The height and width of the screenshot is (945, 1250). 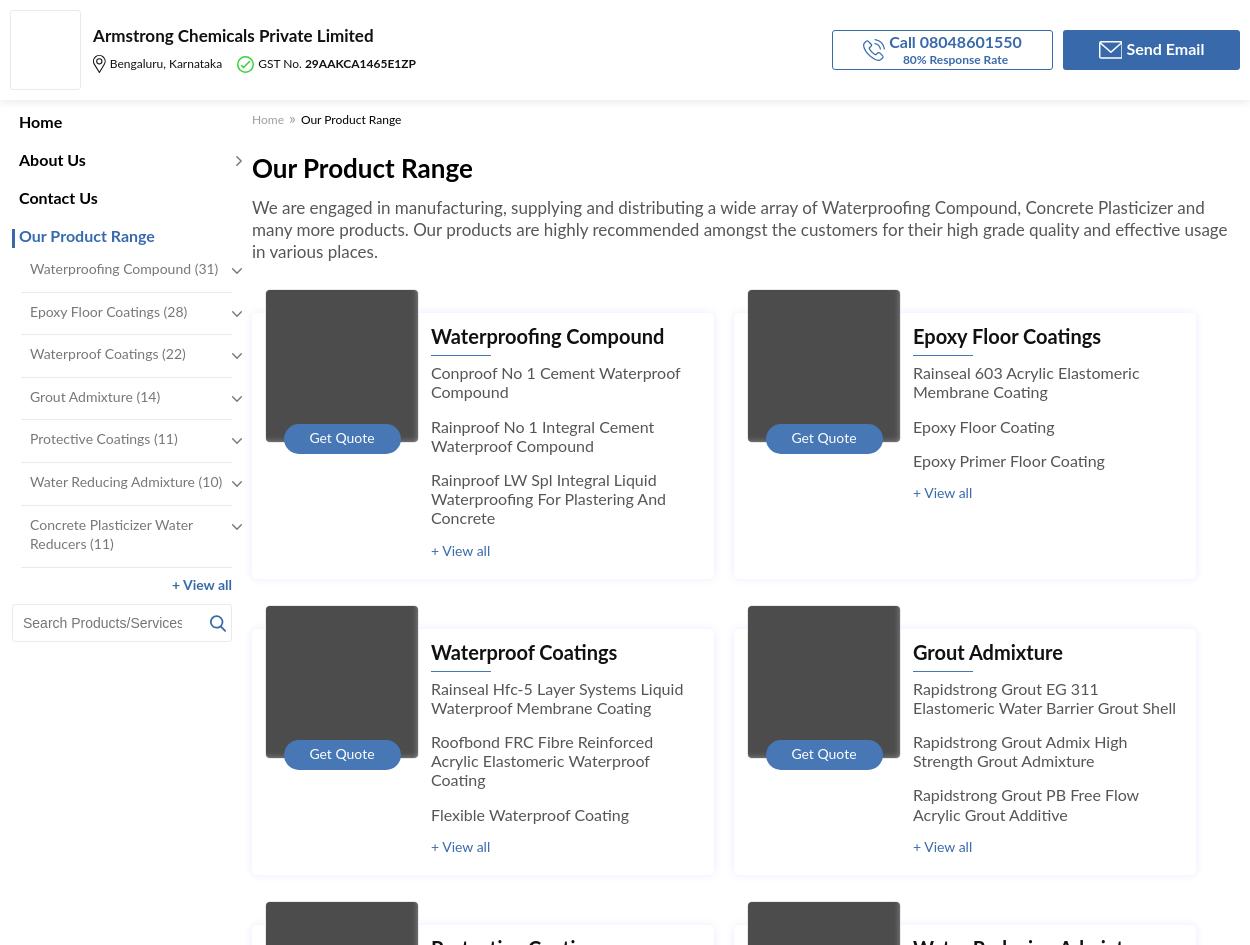 I want to click on 'Registration & Directors Information', so click(x=352, y=295).